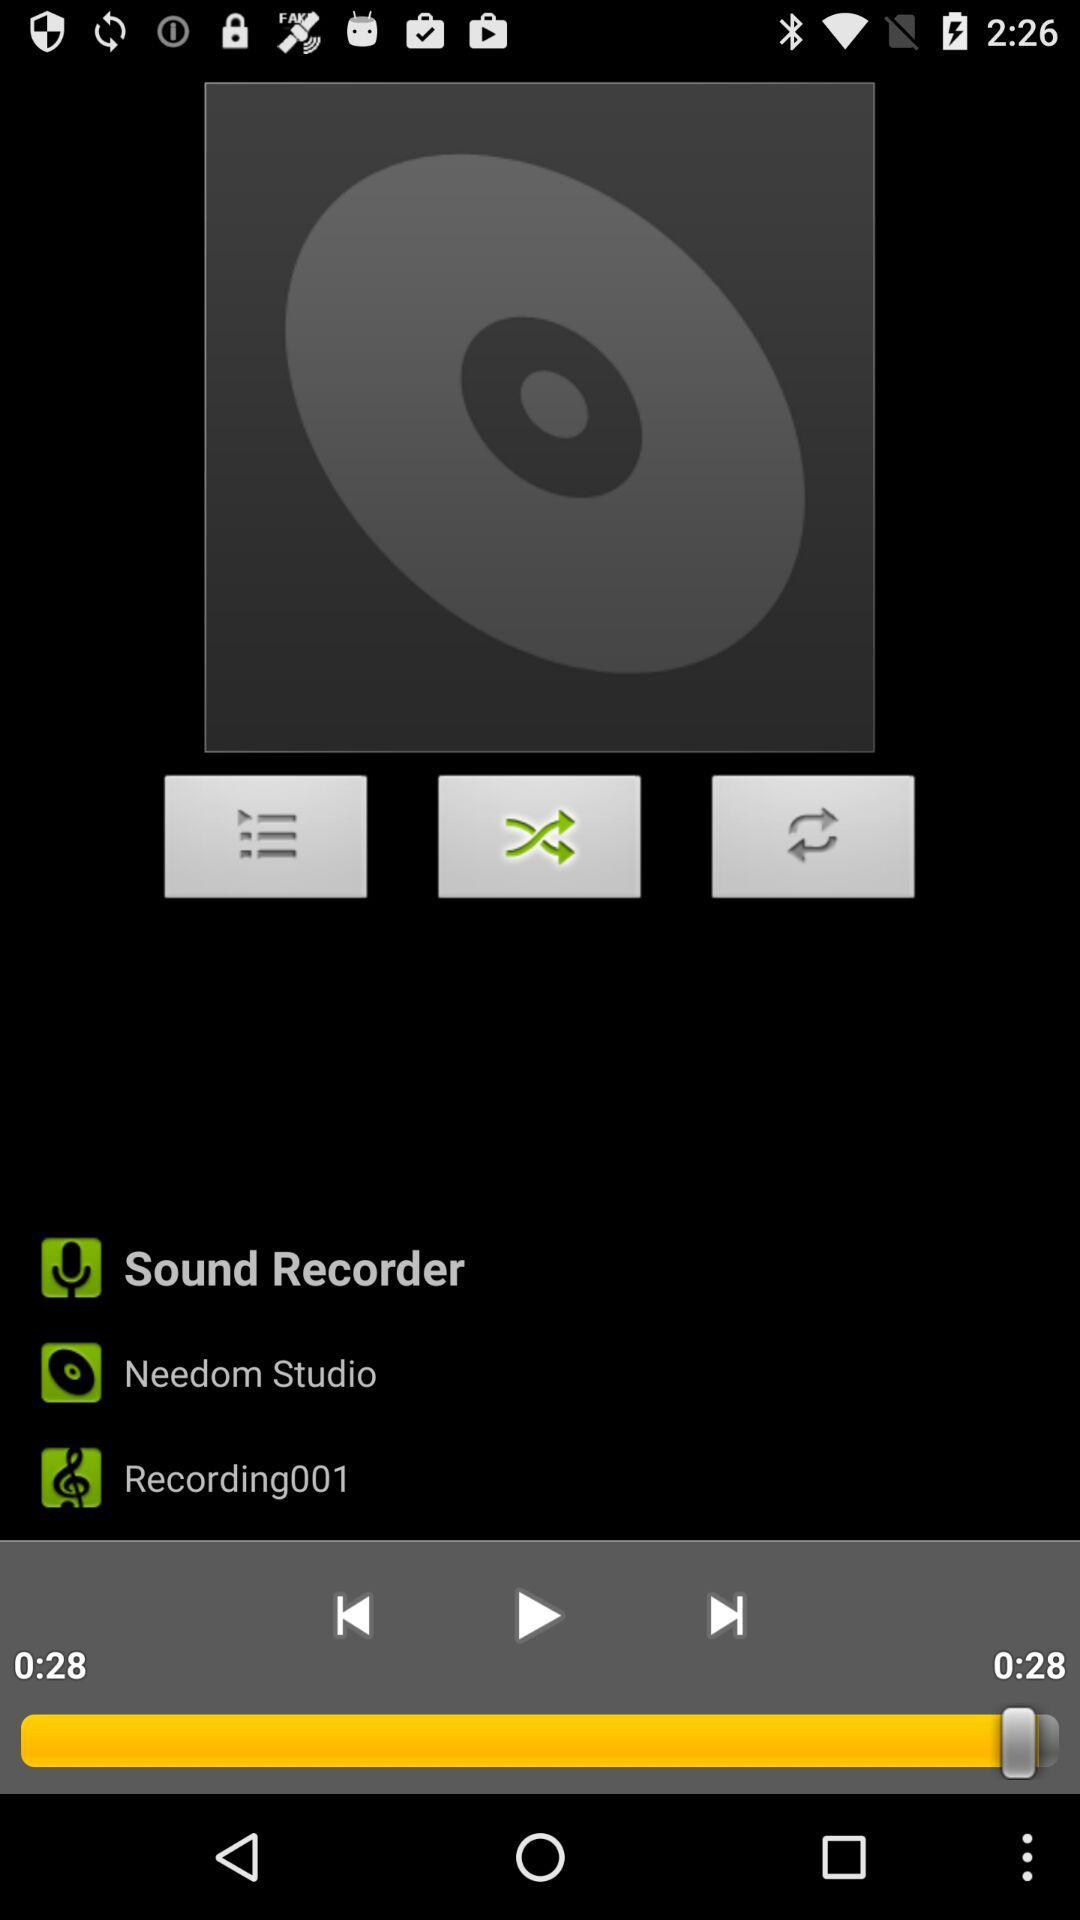  I want to click on the play icon, so click(538, 1727).